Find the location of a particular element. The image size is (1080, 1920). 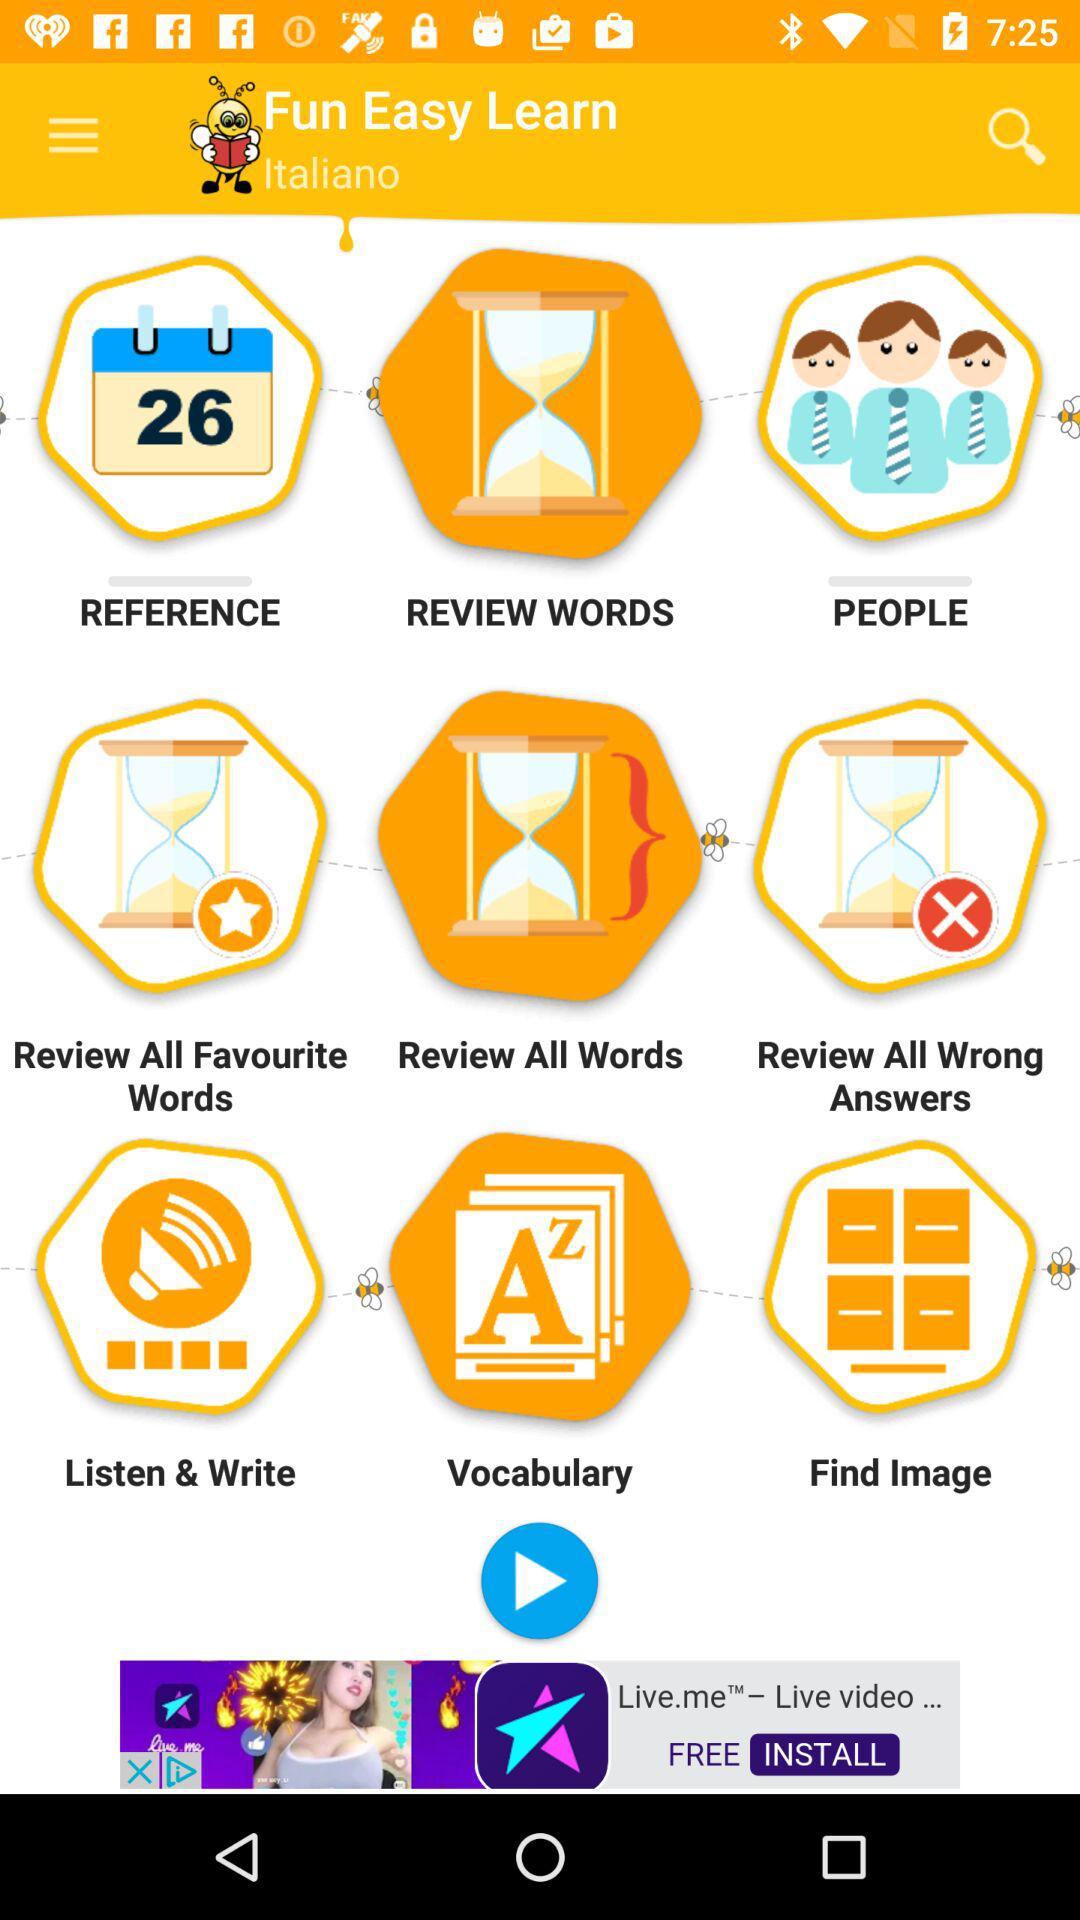

lesson is located at coordinates (538, 1582).